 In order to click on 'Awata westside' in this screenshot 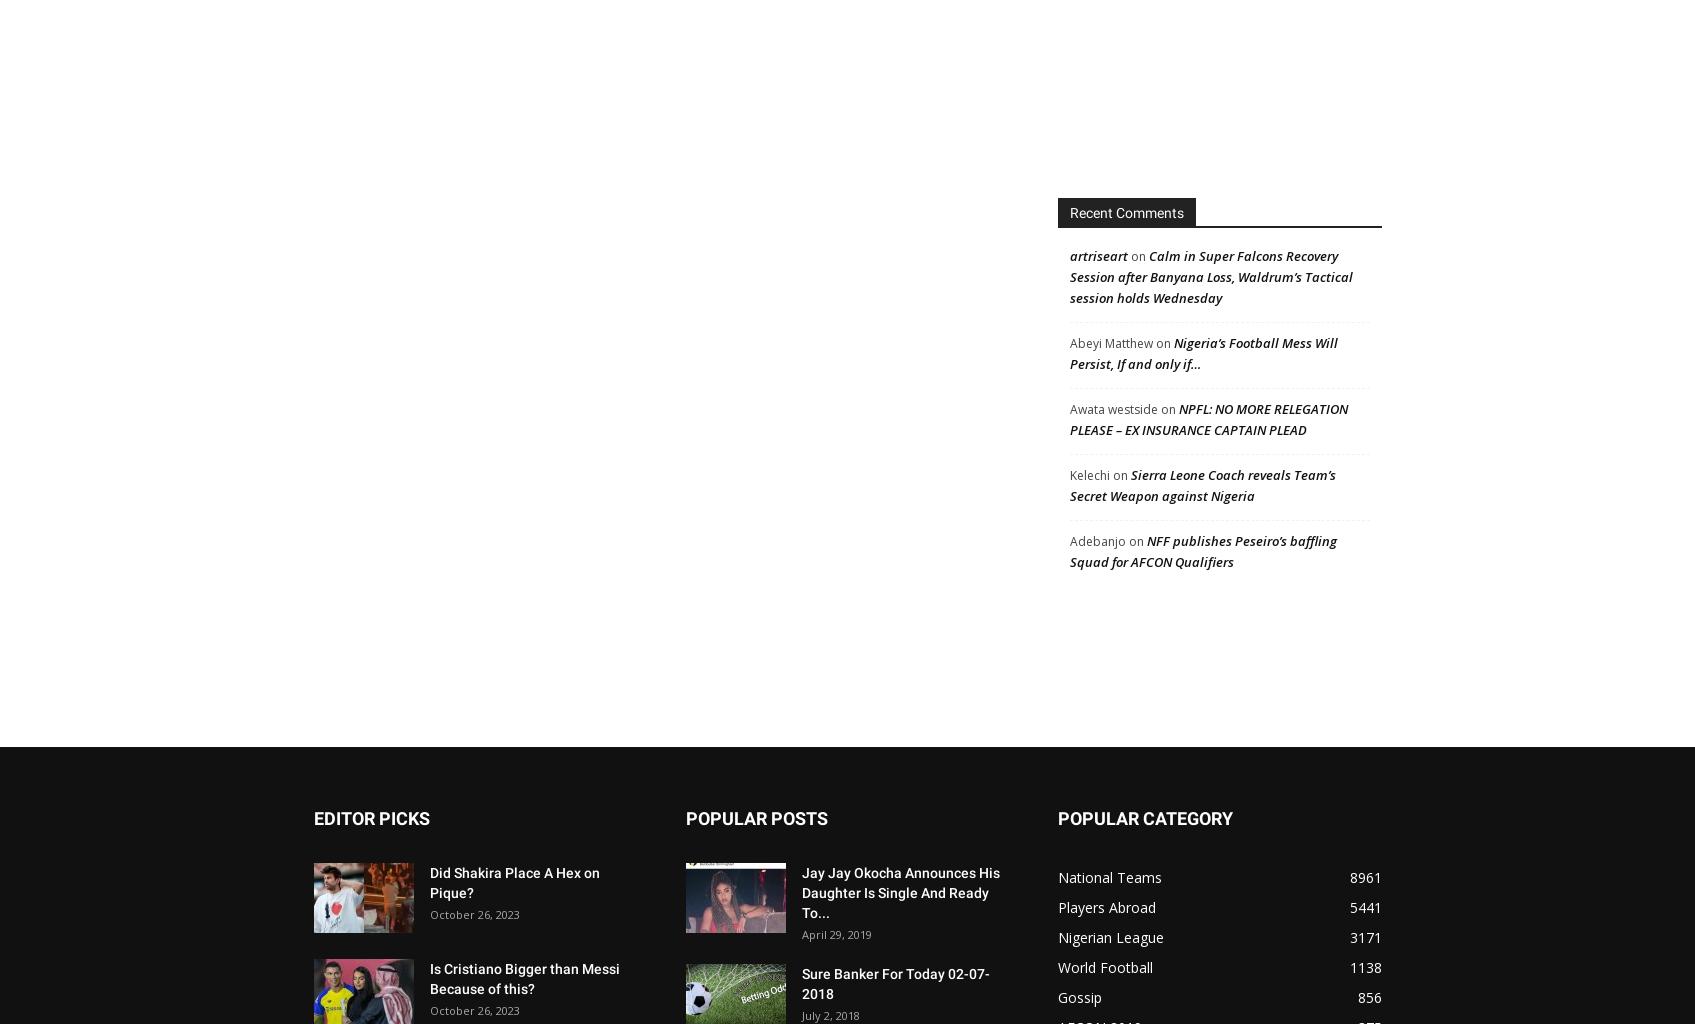, I will do `click(1111, 408)`.